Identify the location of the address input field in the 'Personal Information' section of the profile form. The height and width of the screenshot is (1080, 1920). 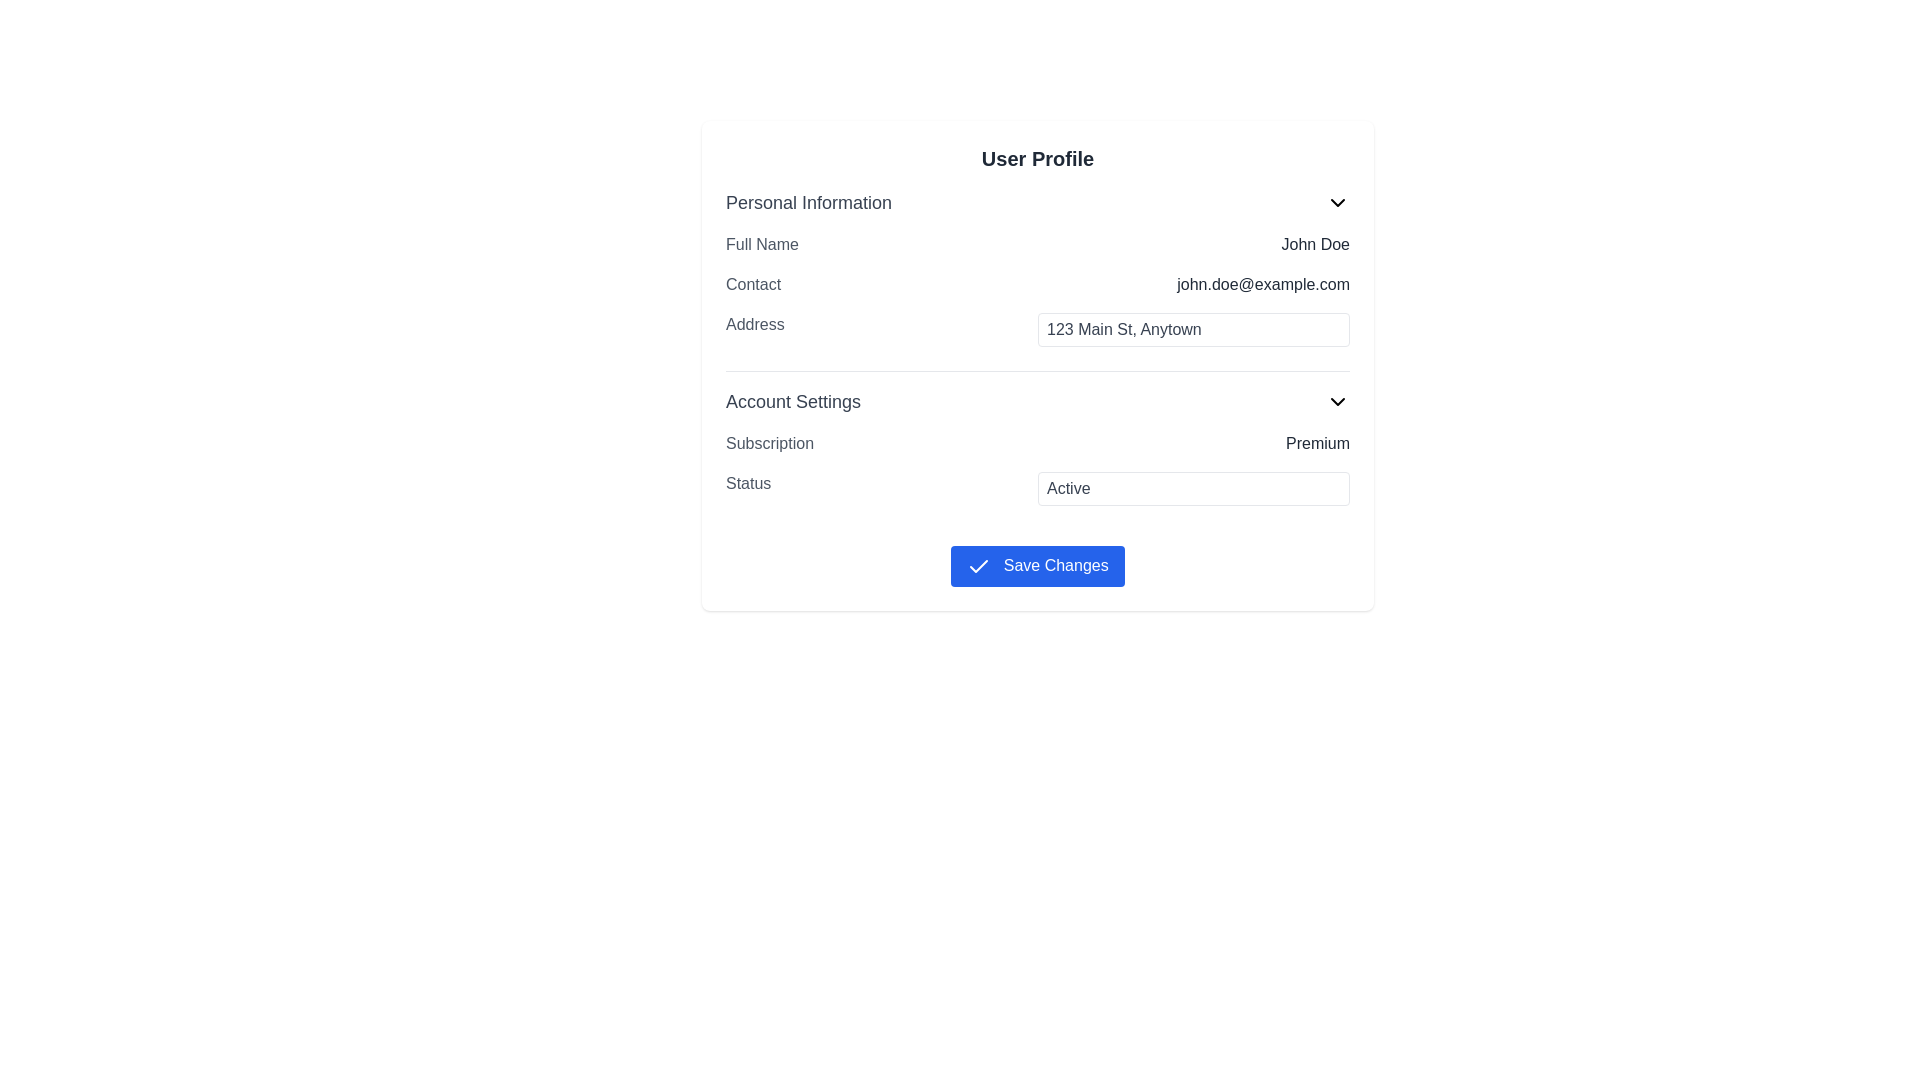
(1037, 329).